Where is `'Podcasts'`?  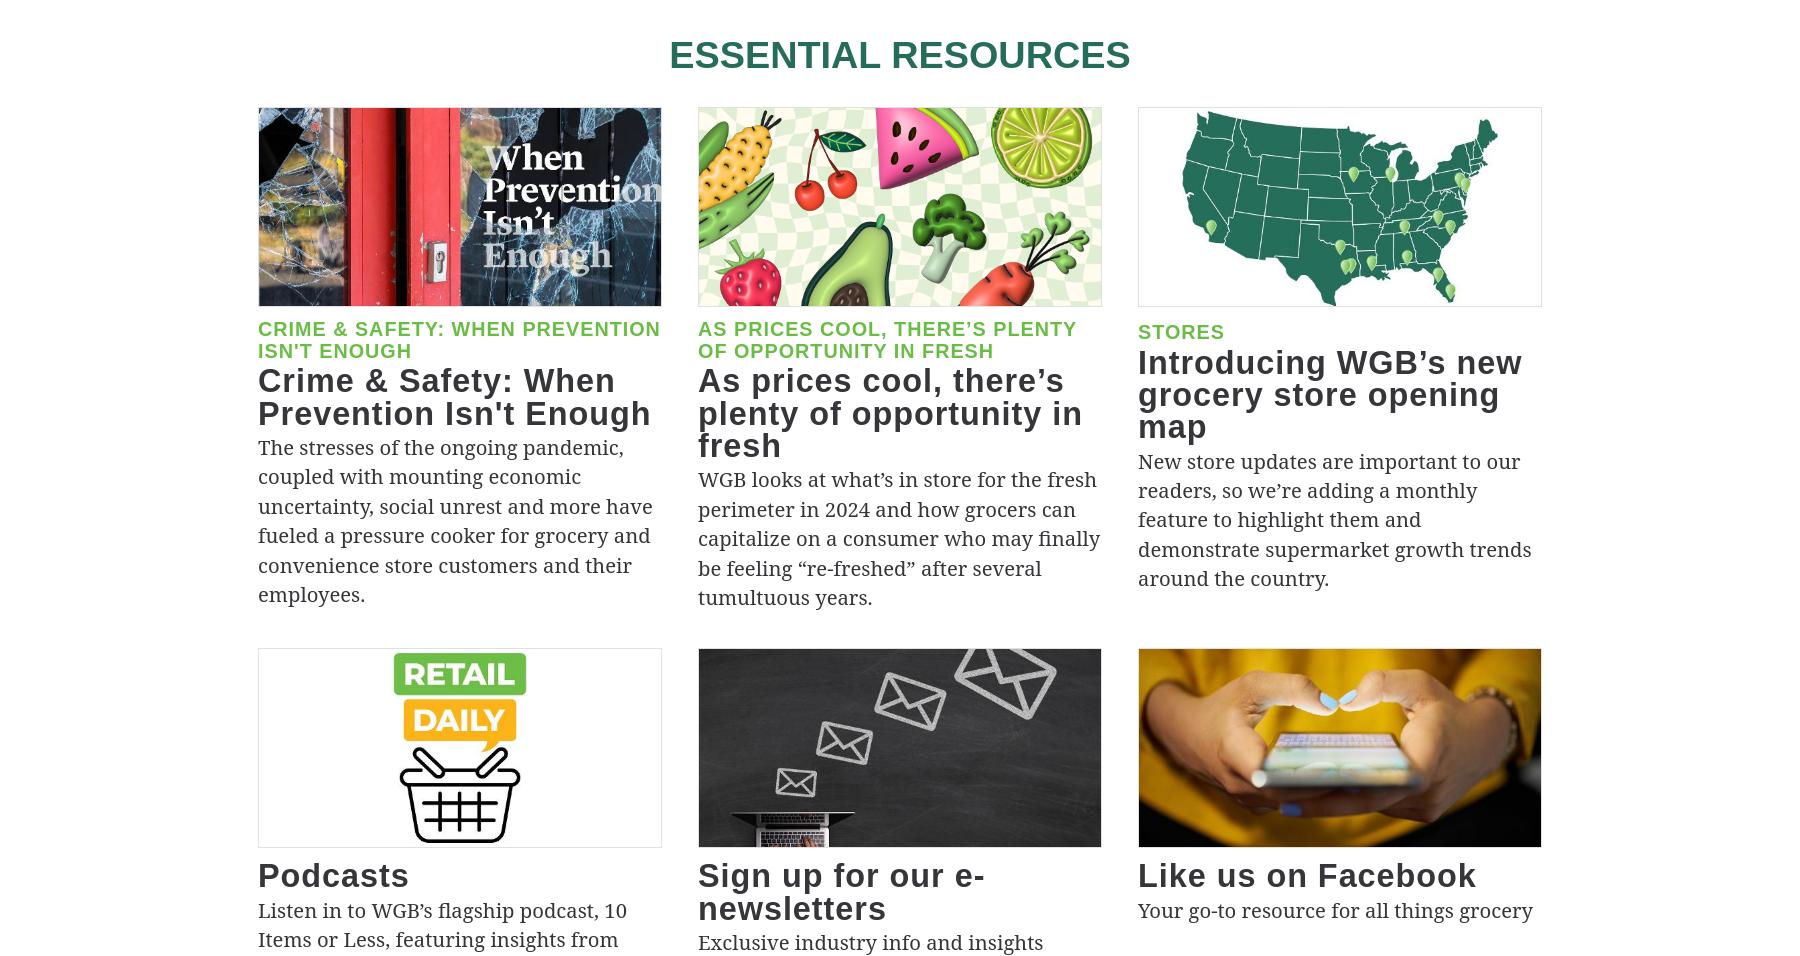
'Podcasts' is located at coordinates (332, 875).